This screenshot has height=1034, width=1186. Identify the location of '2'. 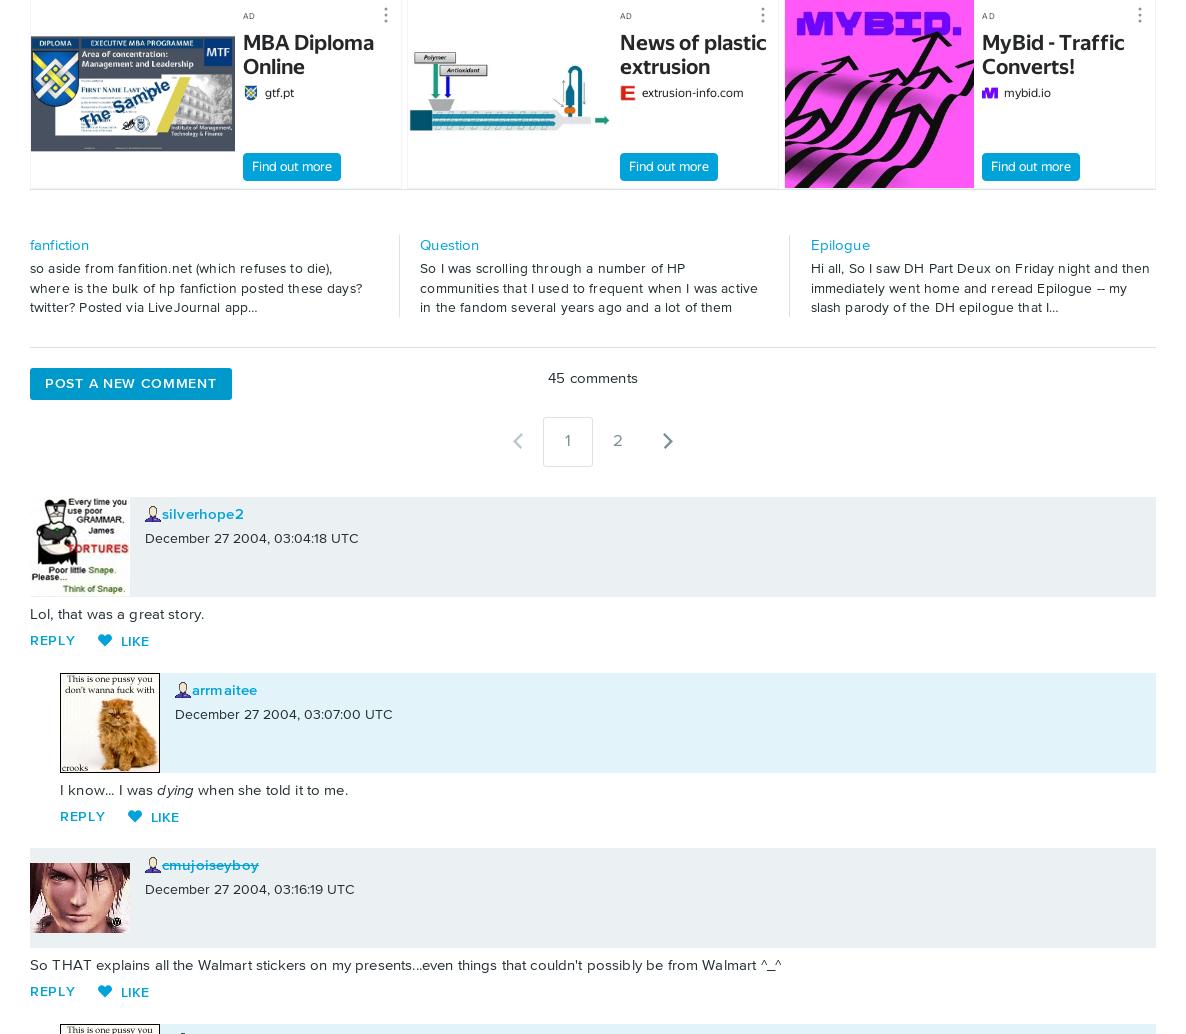
(616, 439).